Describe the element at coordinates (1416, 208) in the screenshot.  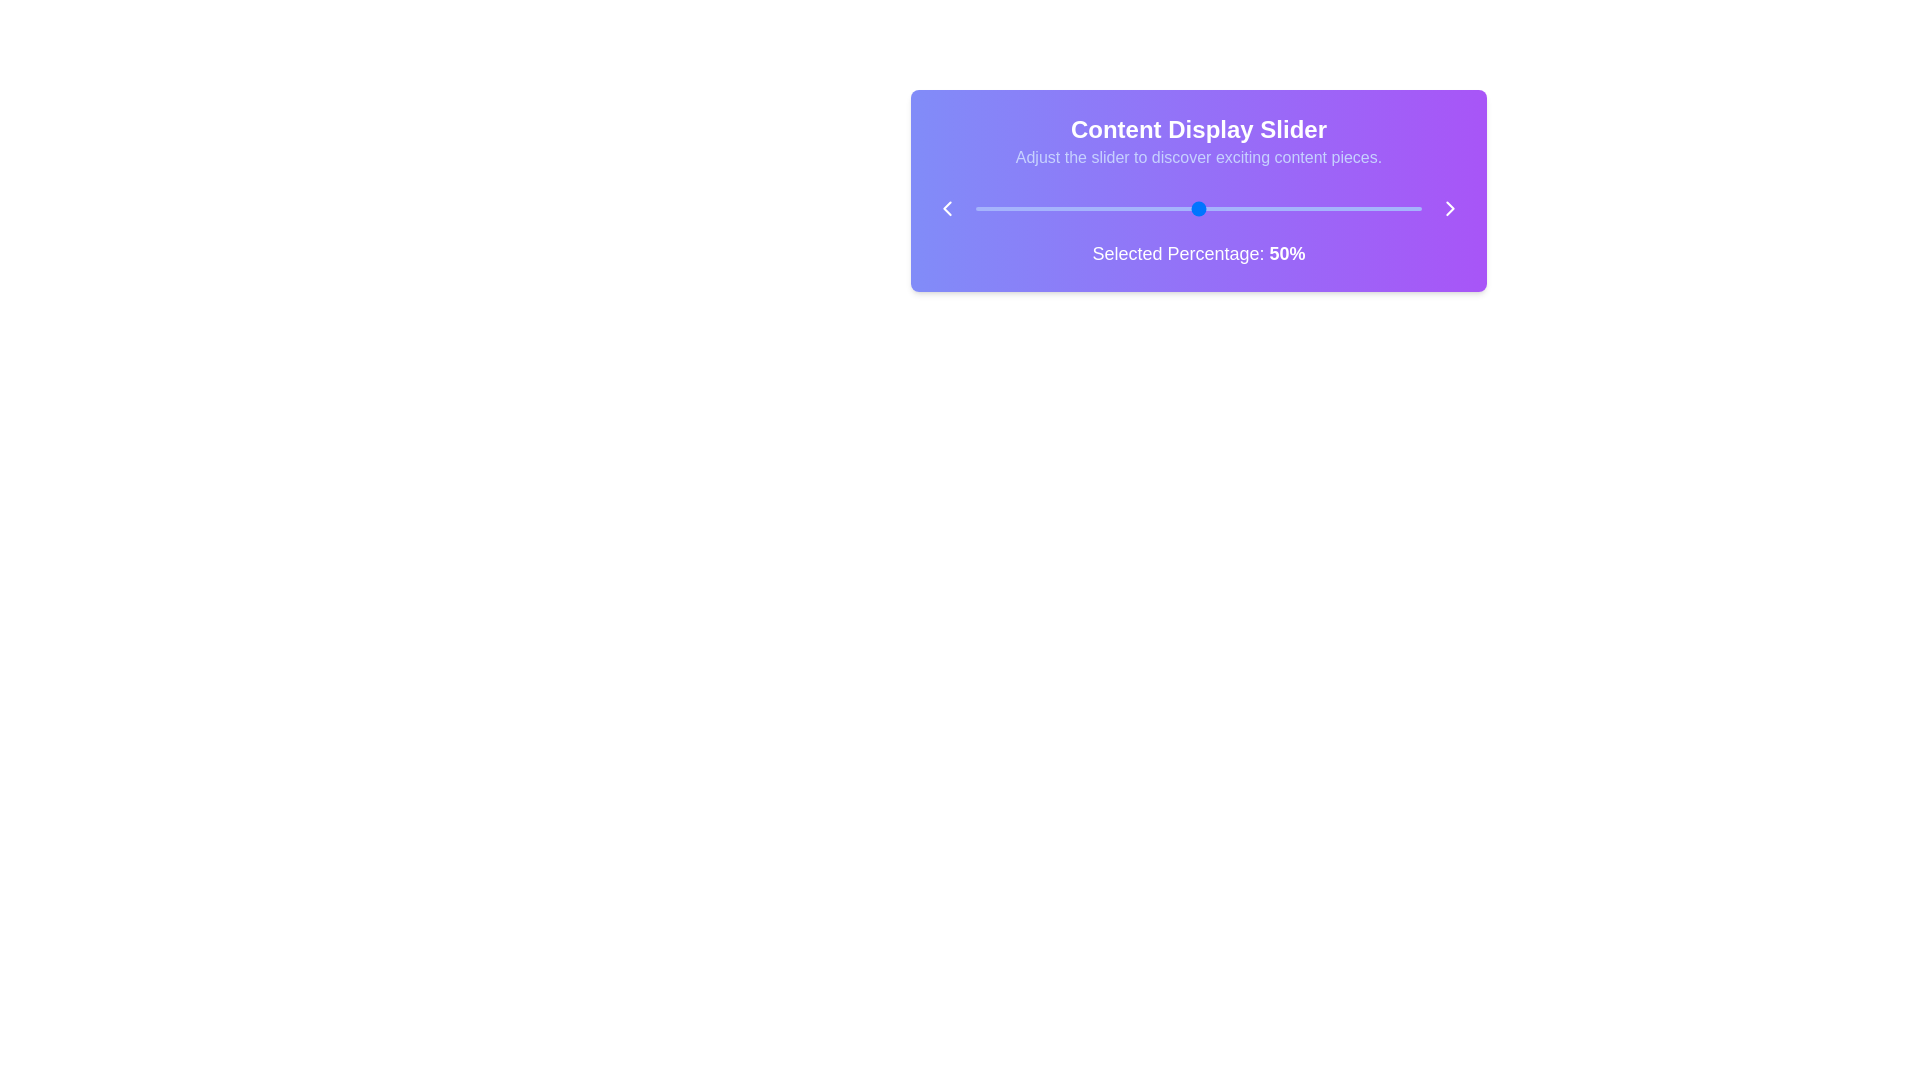
I see `the slider to set the percentage to 99%` at that location.